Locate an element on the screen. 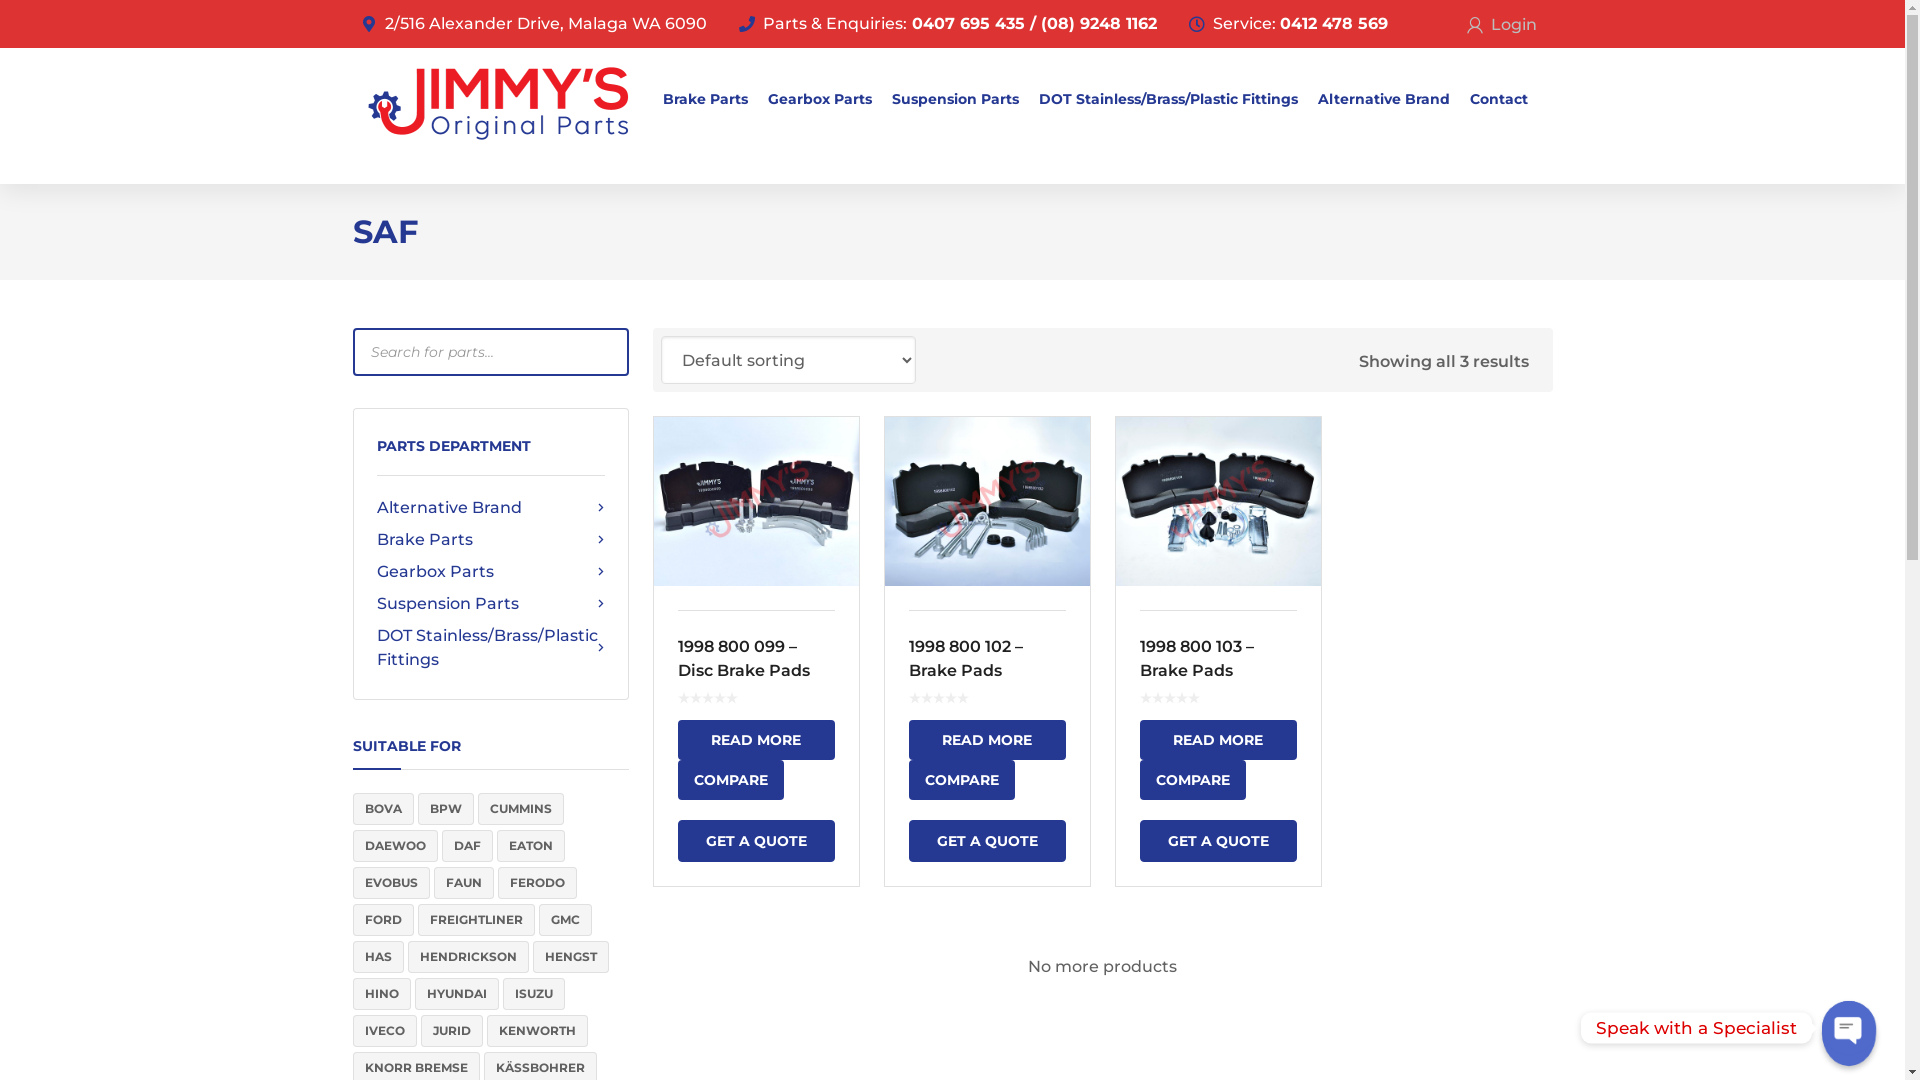  'GMC' is located at coordinates (563, 920).